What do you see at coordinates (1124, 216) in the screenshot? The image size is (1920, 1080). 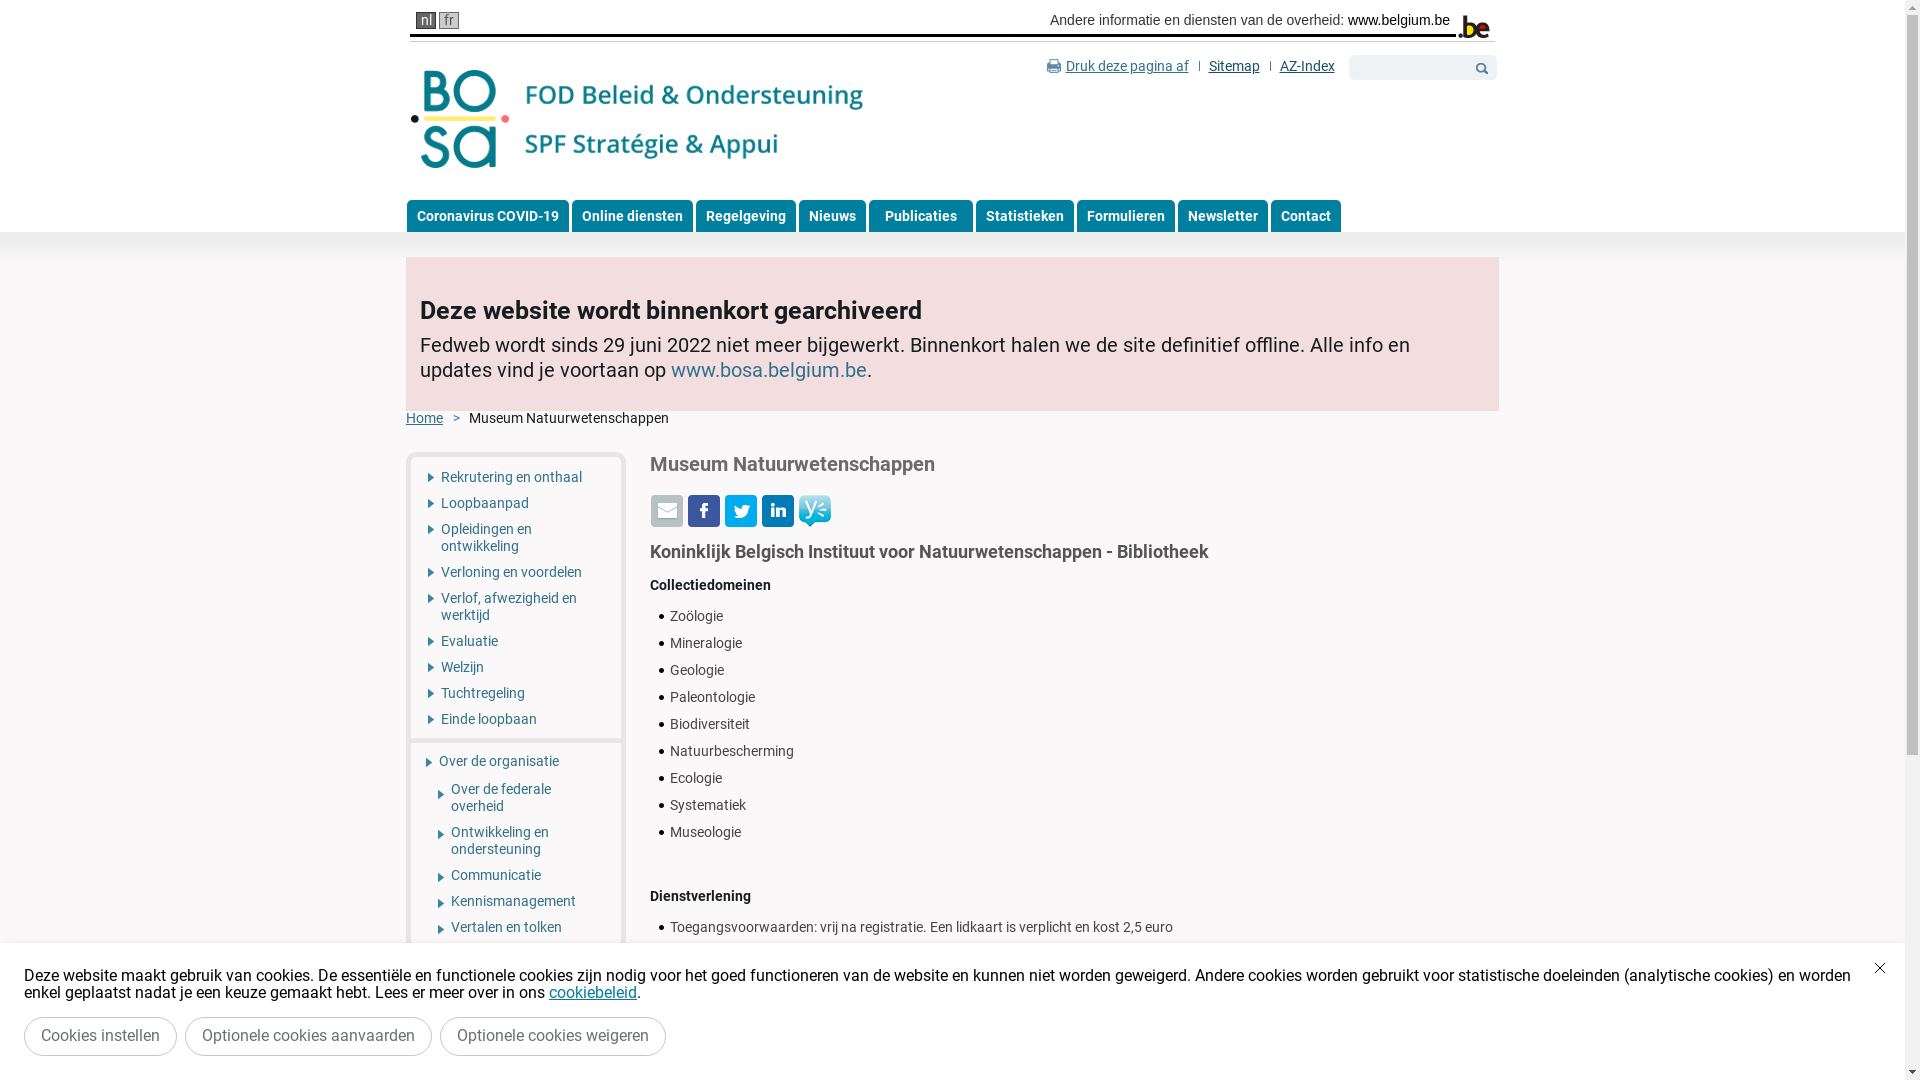 I see `'Formulieren'` at bounding box center [1124, 216].